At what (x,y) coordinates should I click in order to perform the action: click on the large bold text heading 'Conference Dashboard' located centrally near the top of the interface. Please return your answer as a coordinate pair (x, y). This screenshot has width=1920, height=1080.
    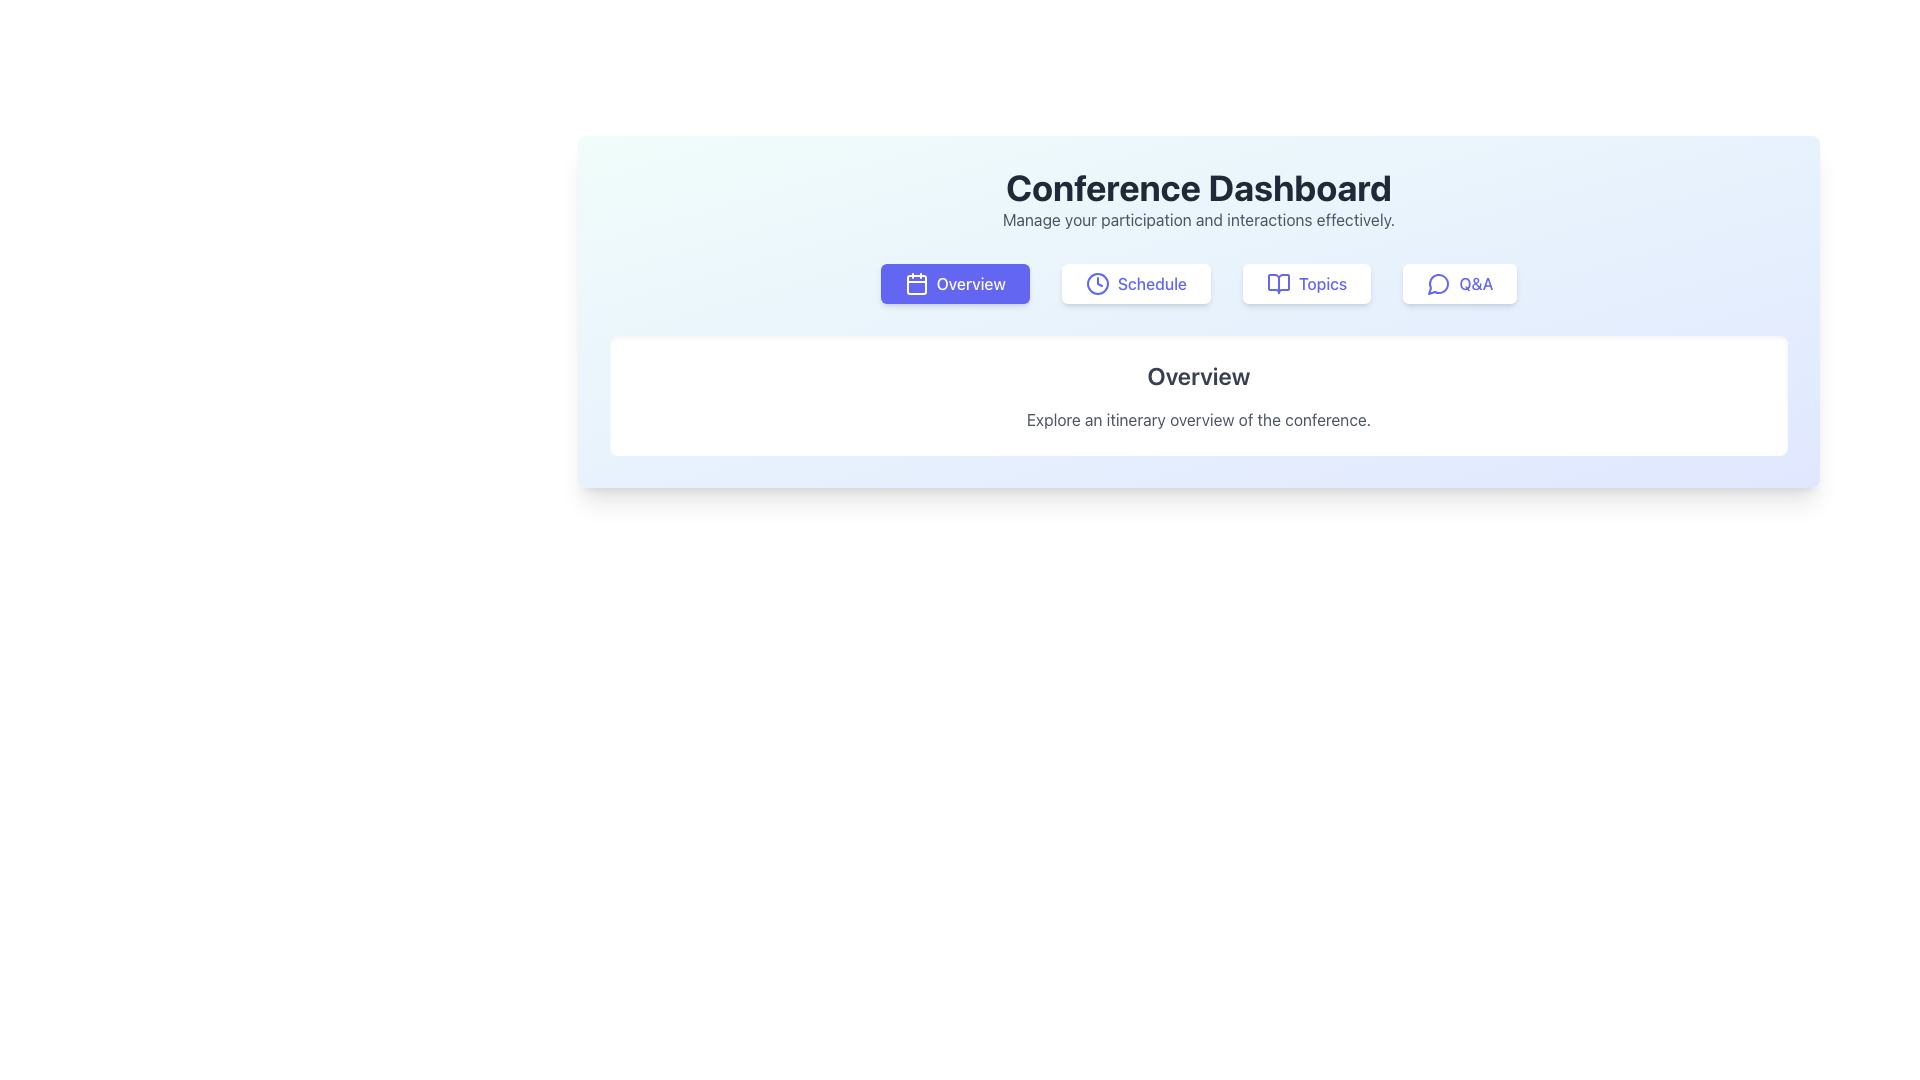
    Looking at the image, I should click on (1199, 188).